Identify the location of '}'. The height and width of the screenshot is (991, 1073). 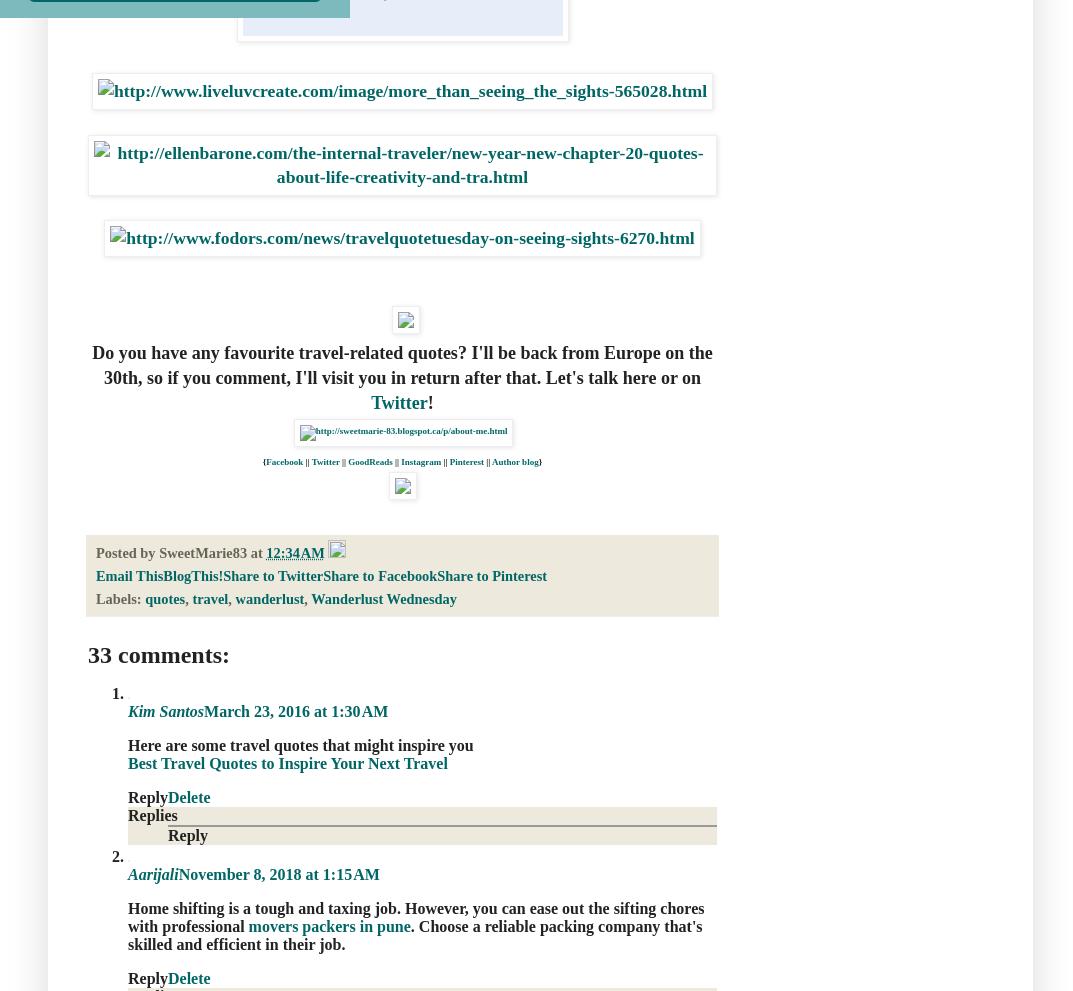
(538, 461).